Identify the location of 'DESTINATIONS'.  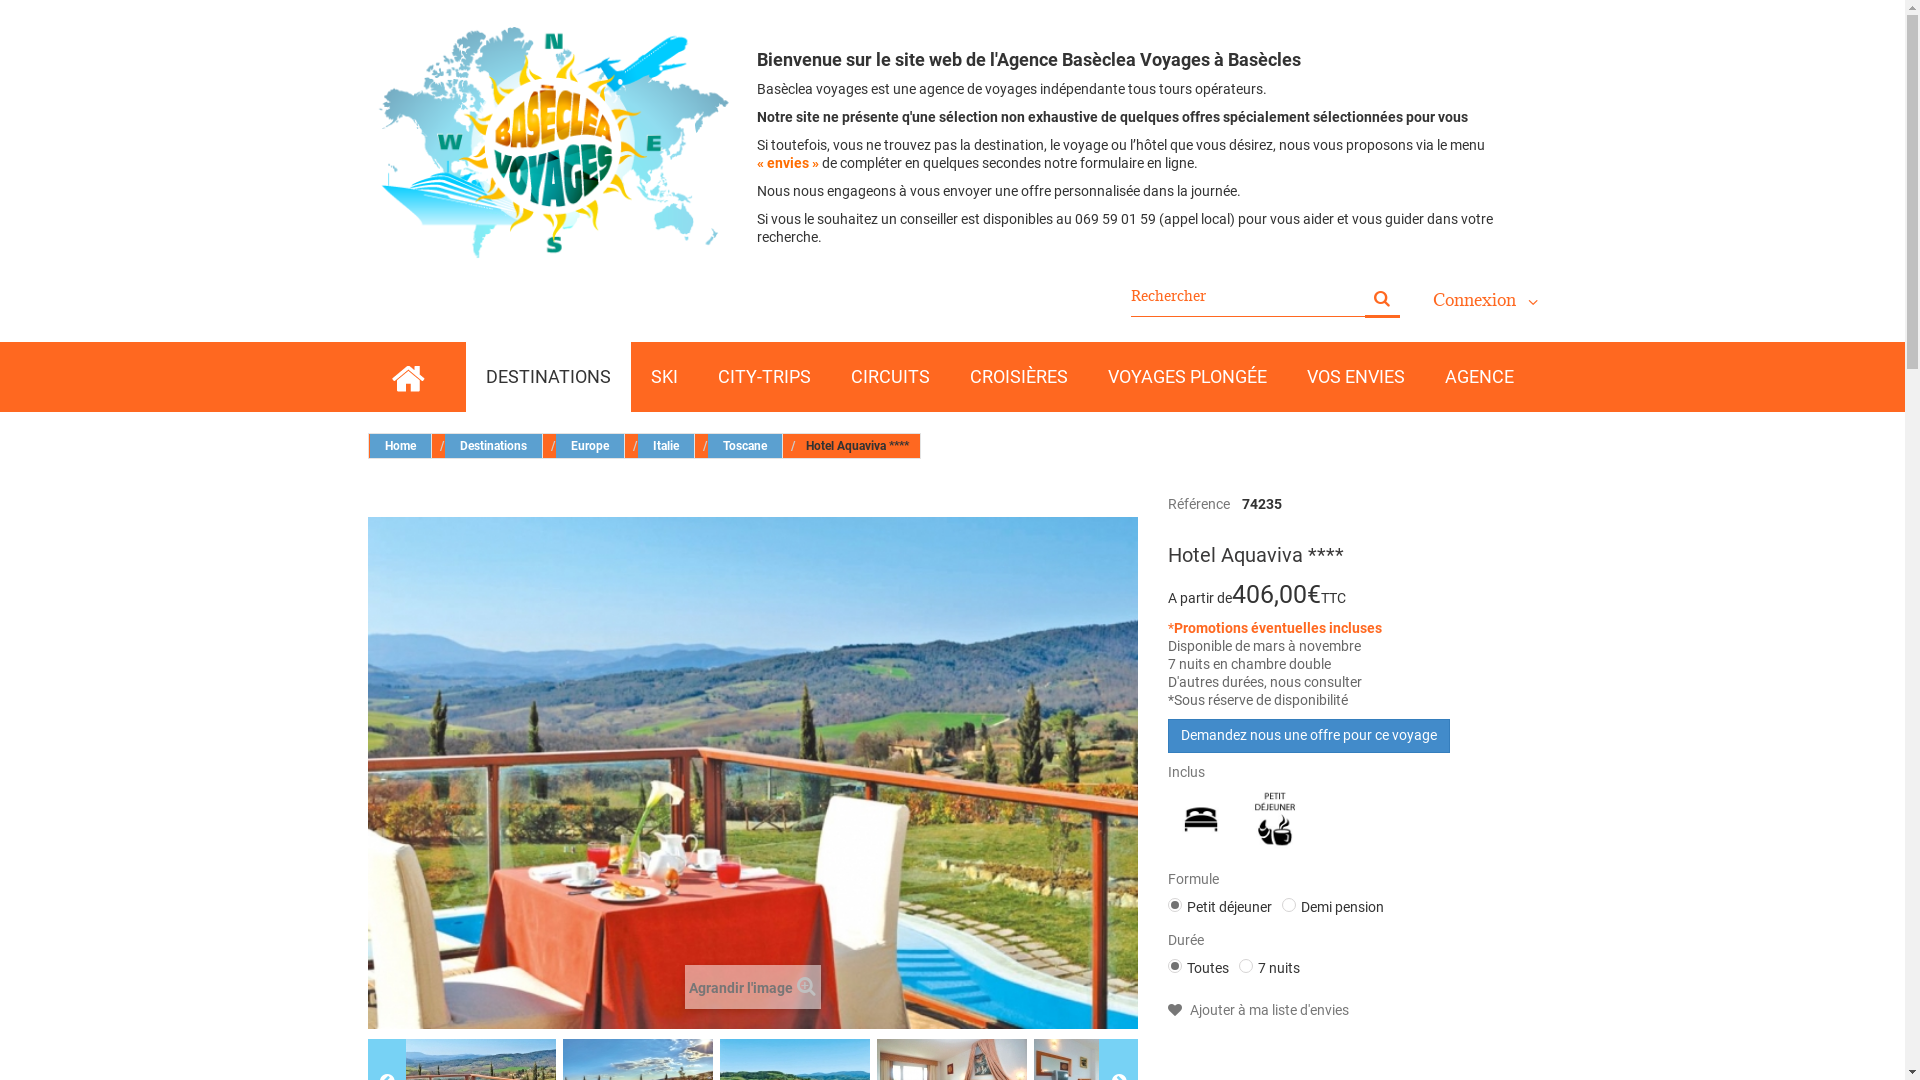
(548, 377).